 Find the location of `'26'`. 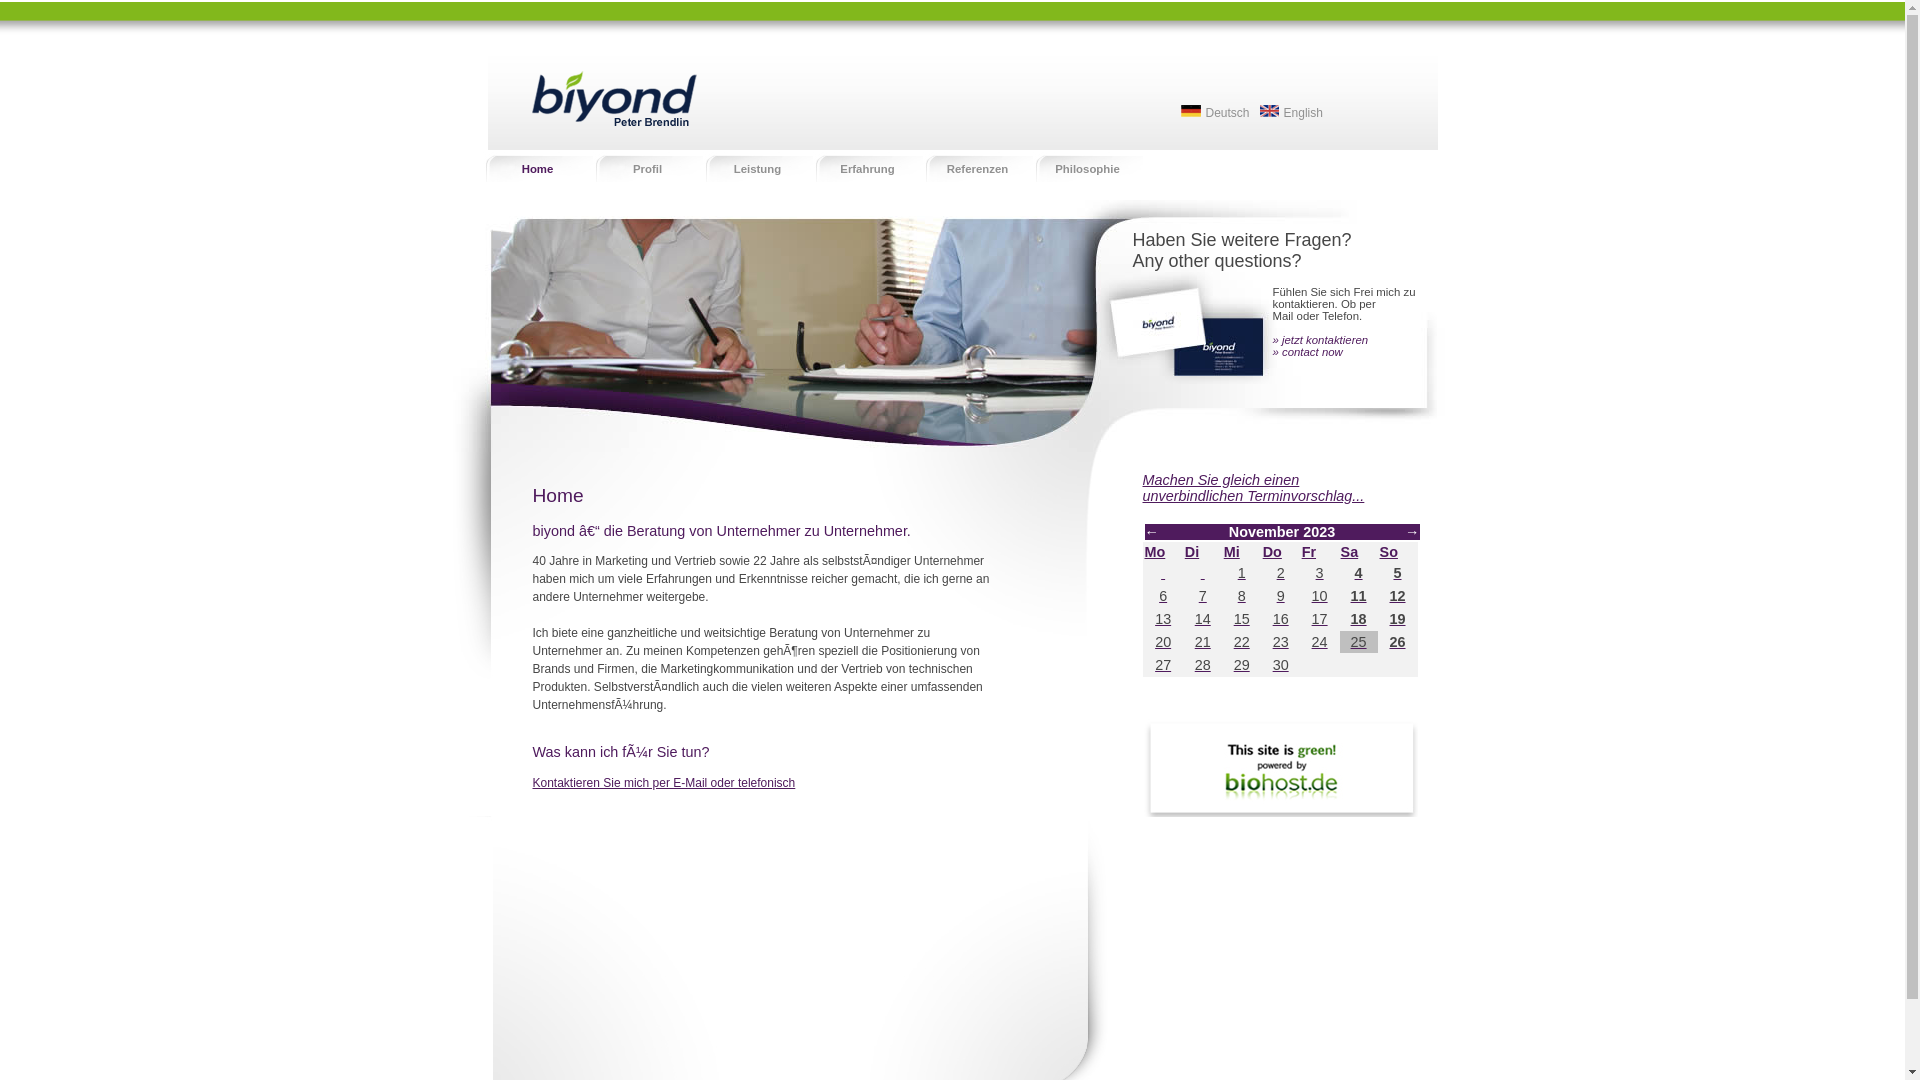

'26' is located at coordinates (1396, 641).